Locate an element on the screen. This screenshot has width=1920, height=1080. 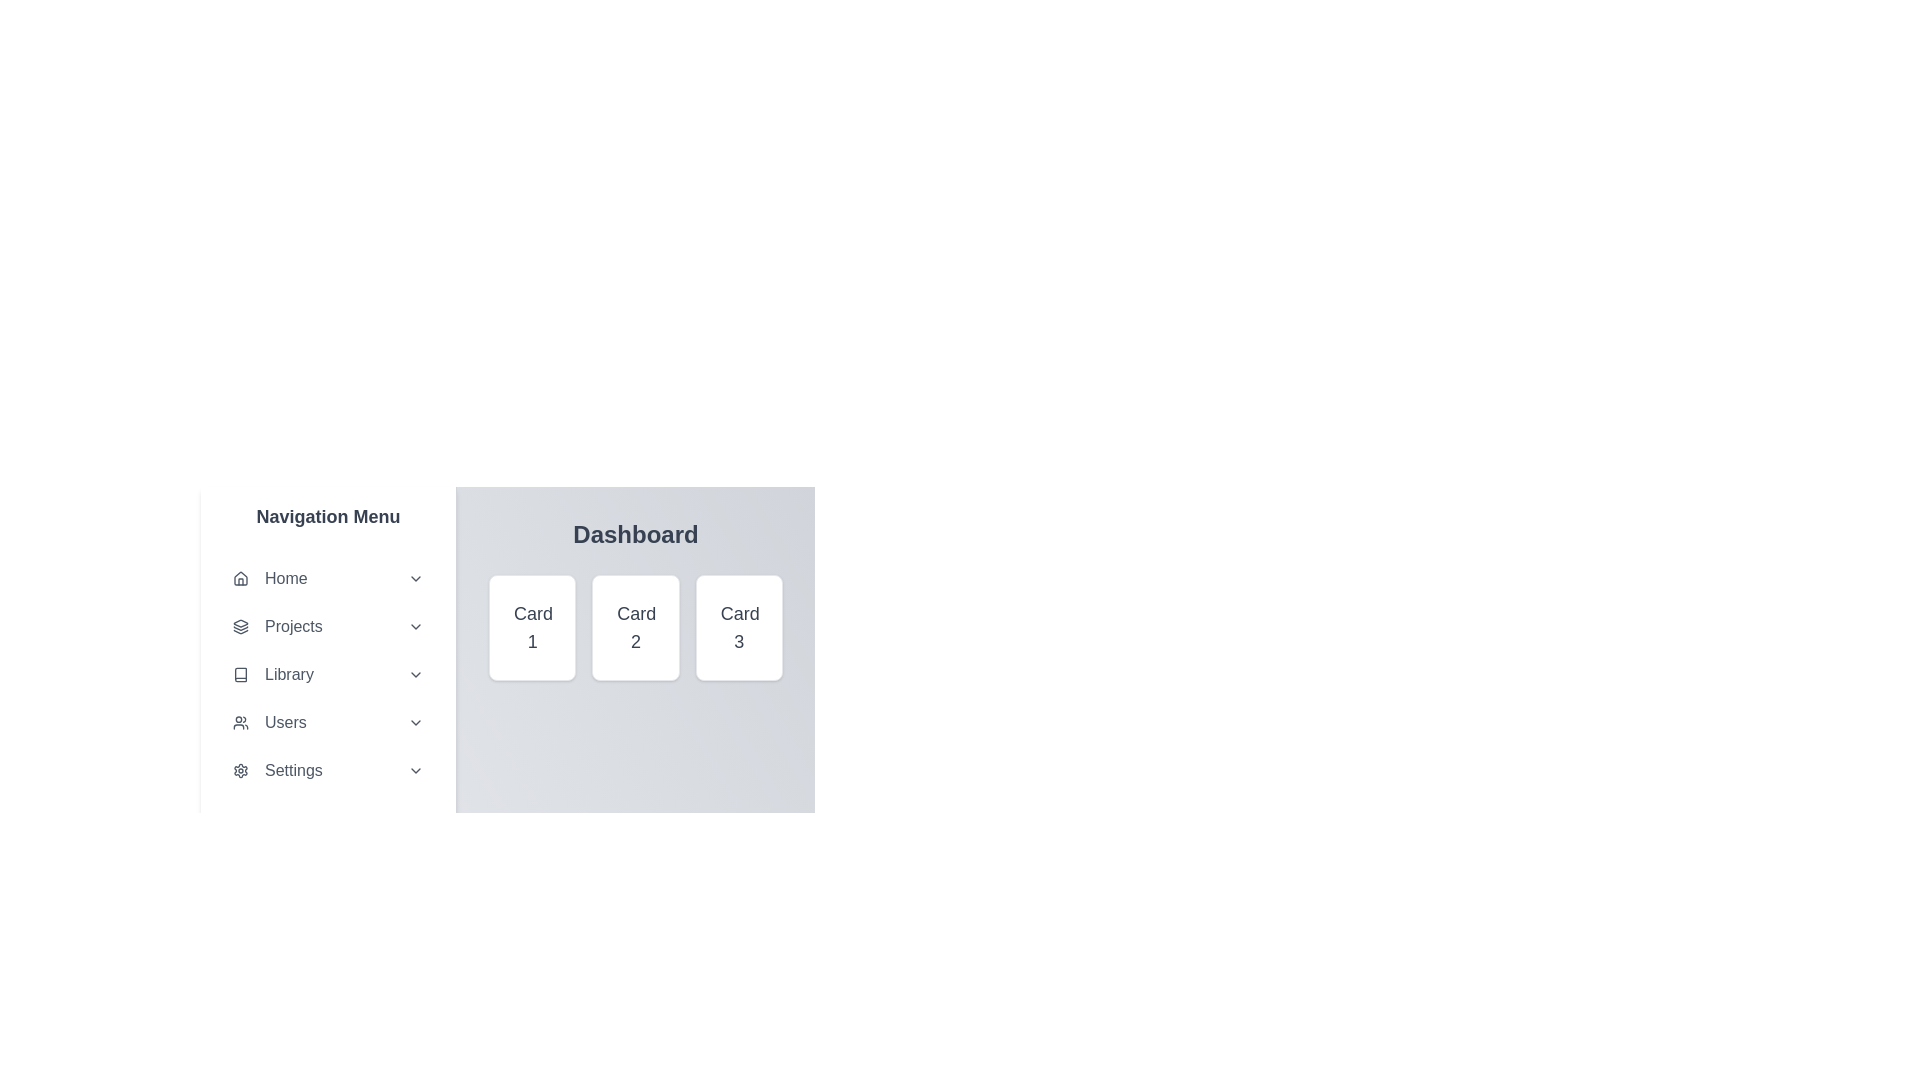
the 'Library' menu item is located at coordinates (328, 675).